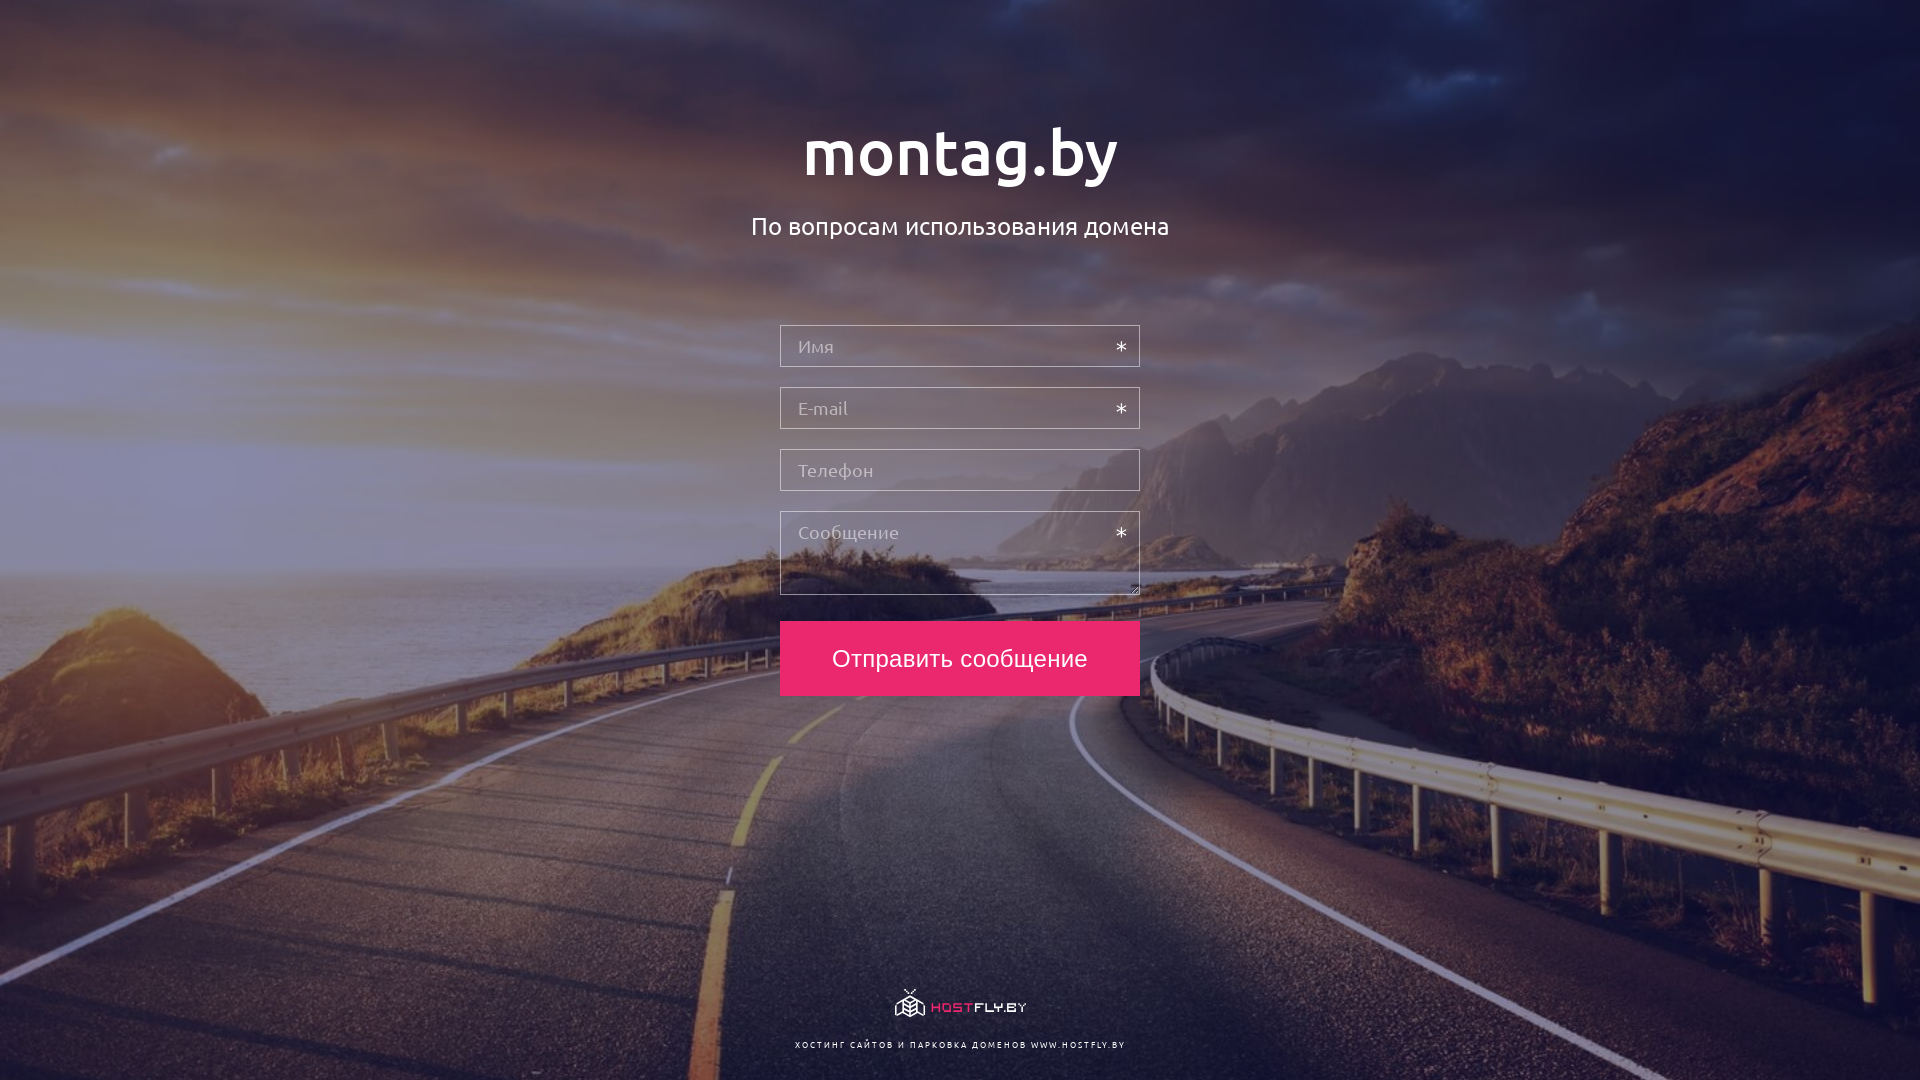 Image resolution: width=1920 pixels, height=1080 pixels. I want to click on 'WWW.HOSTFLY.BY', so click(1076, 1043).